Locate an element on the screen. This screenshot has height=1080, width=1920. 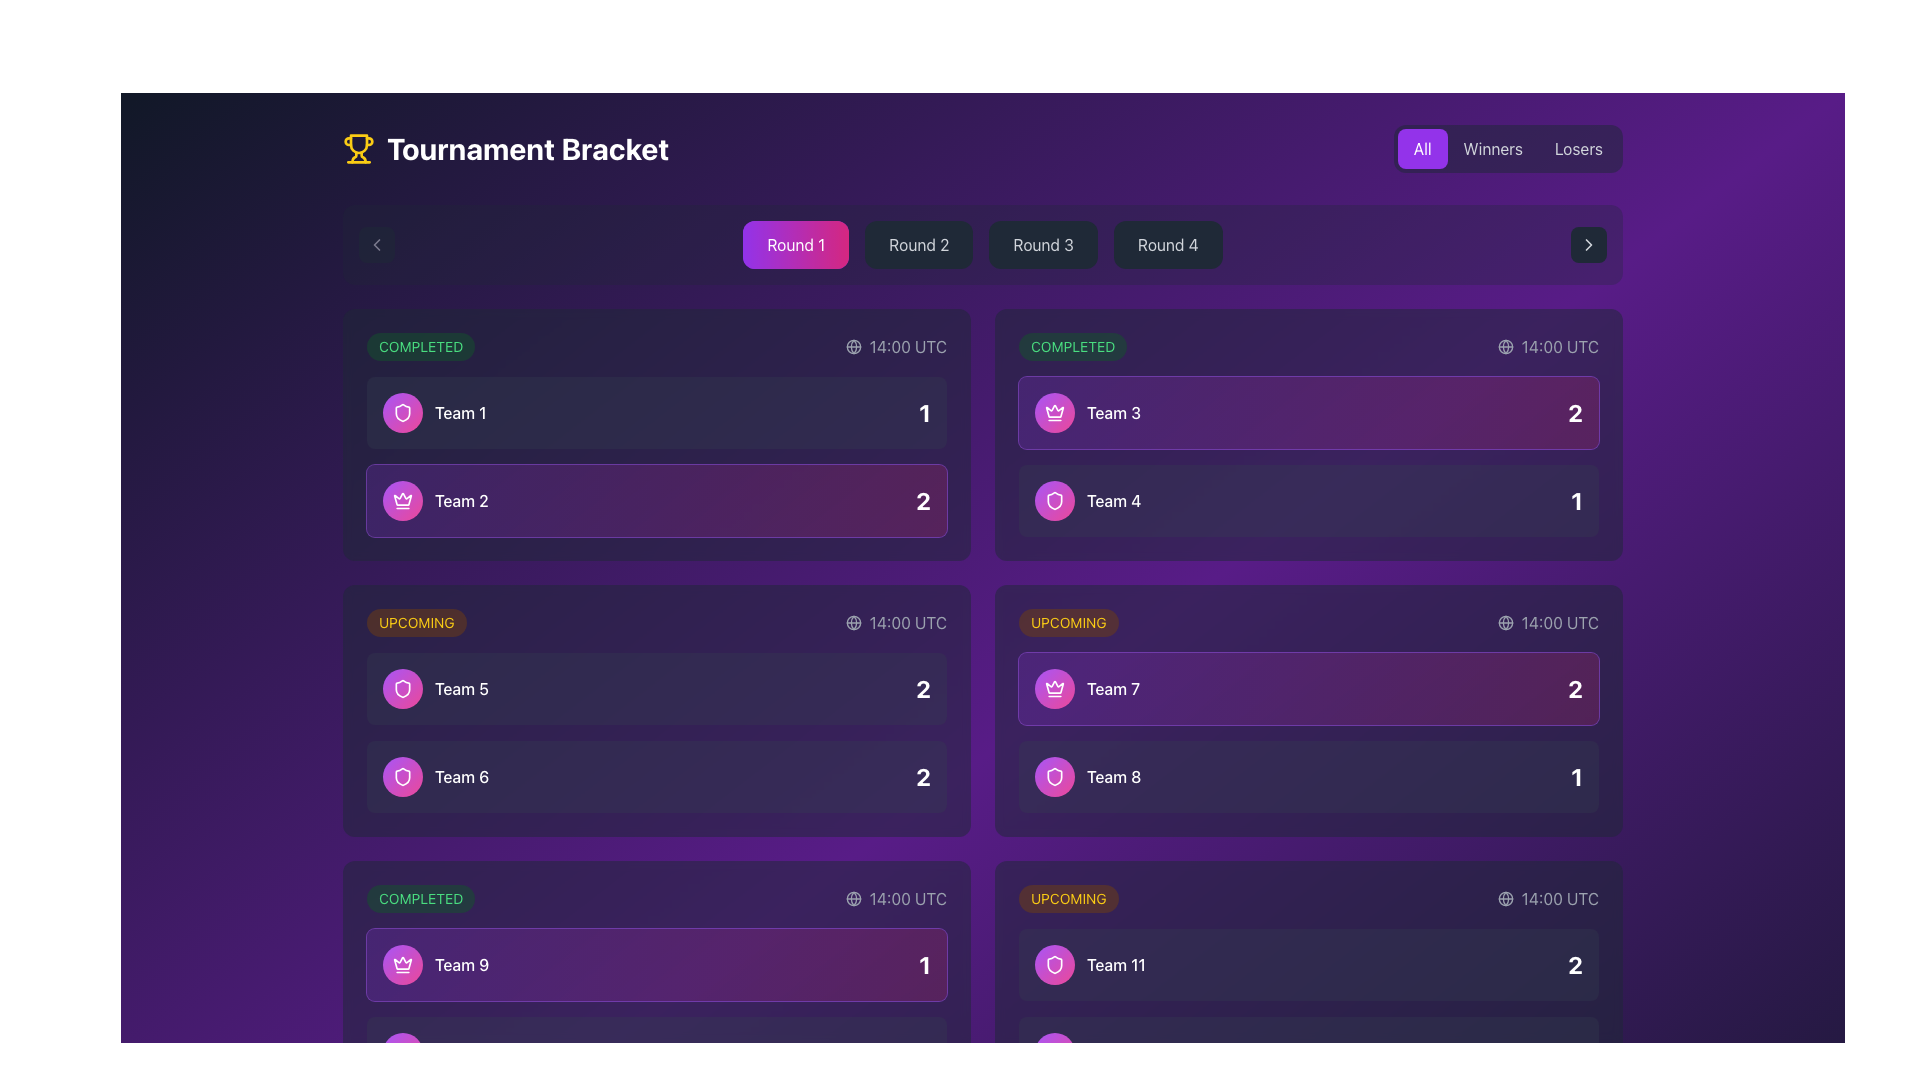
the Informational card displaying 'Team 4' with a score of '1' located in the second row of the right column of match cards in the 'Tournament Bracket' interface is located at coordinates (1309, 500).